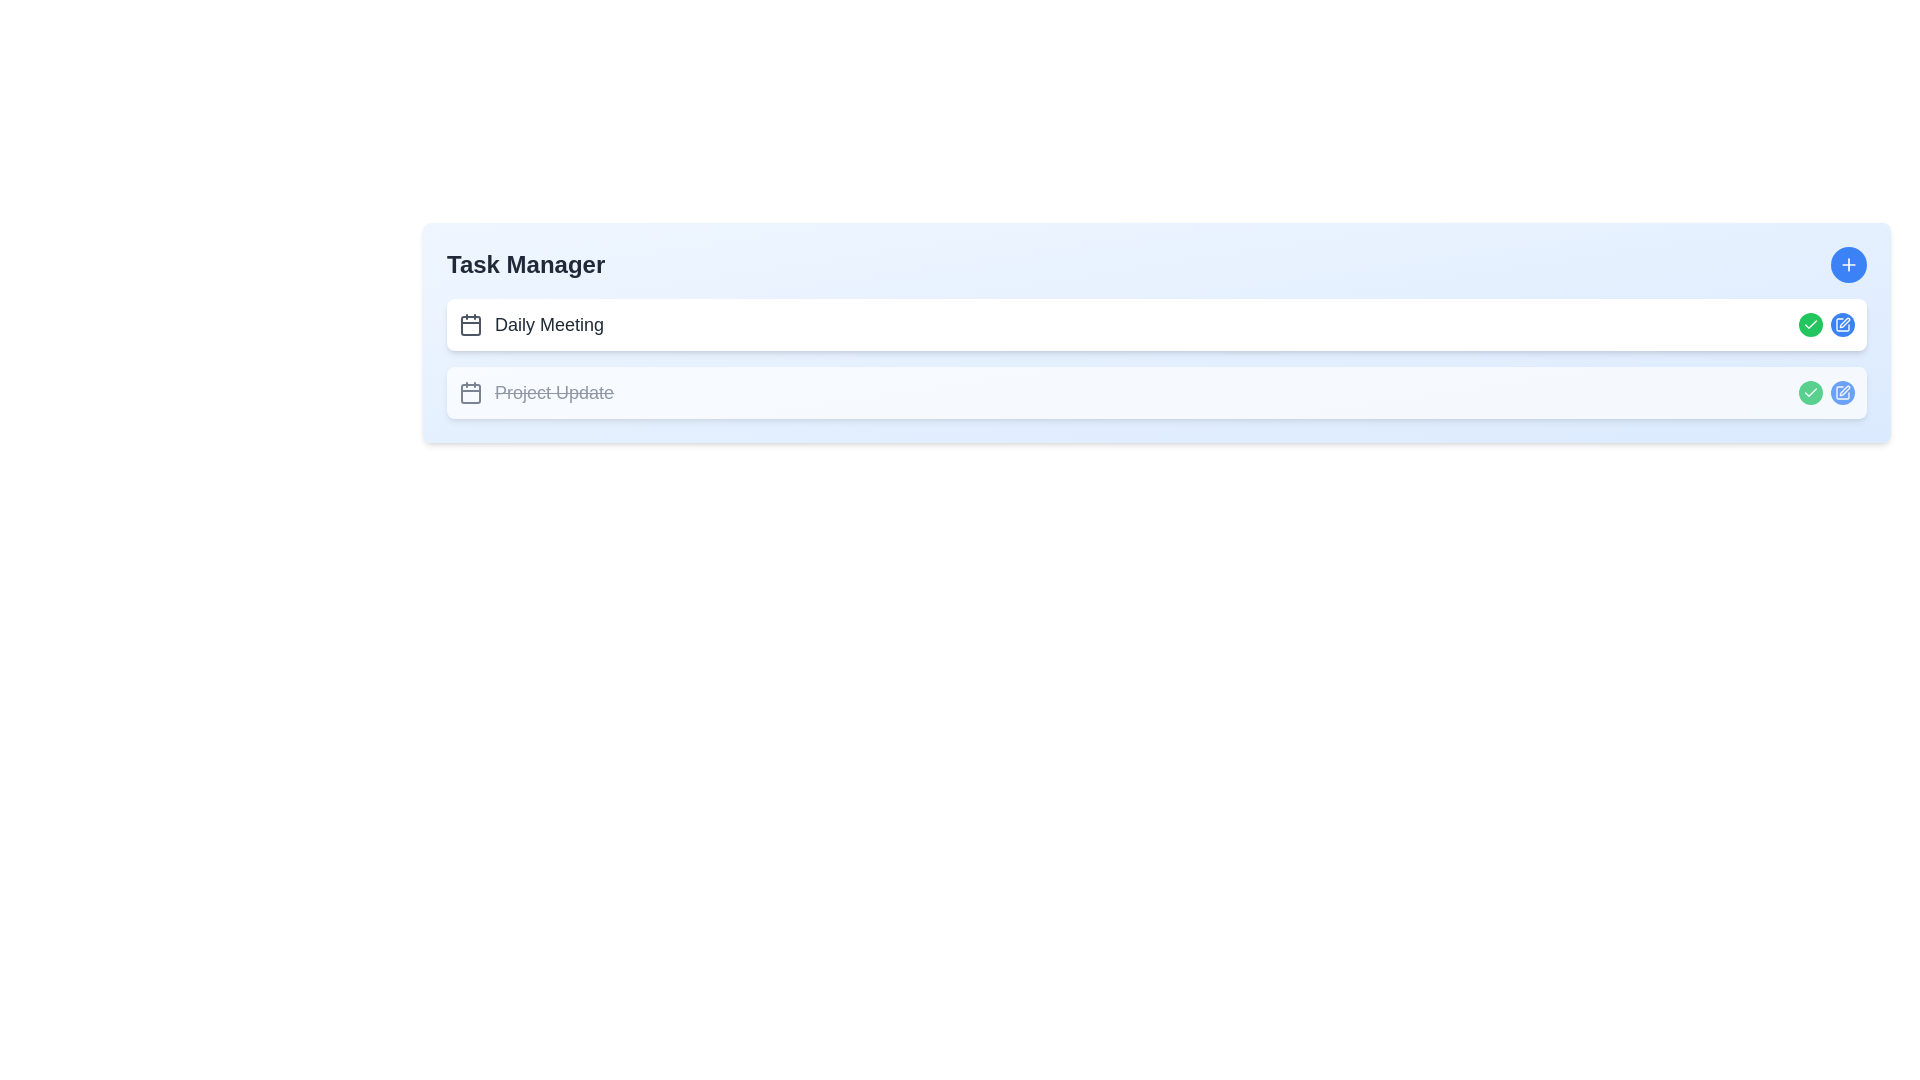 Image resolution: width=1920 pixels, height=1080 pixels. What do you see at coordinates (1842, 393) in the screenshot?
I see `the edit button located at the far right of the task row labeled 'Project Update'` at bounding box center [1842, 393].